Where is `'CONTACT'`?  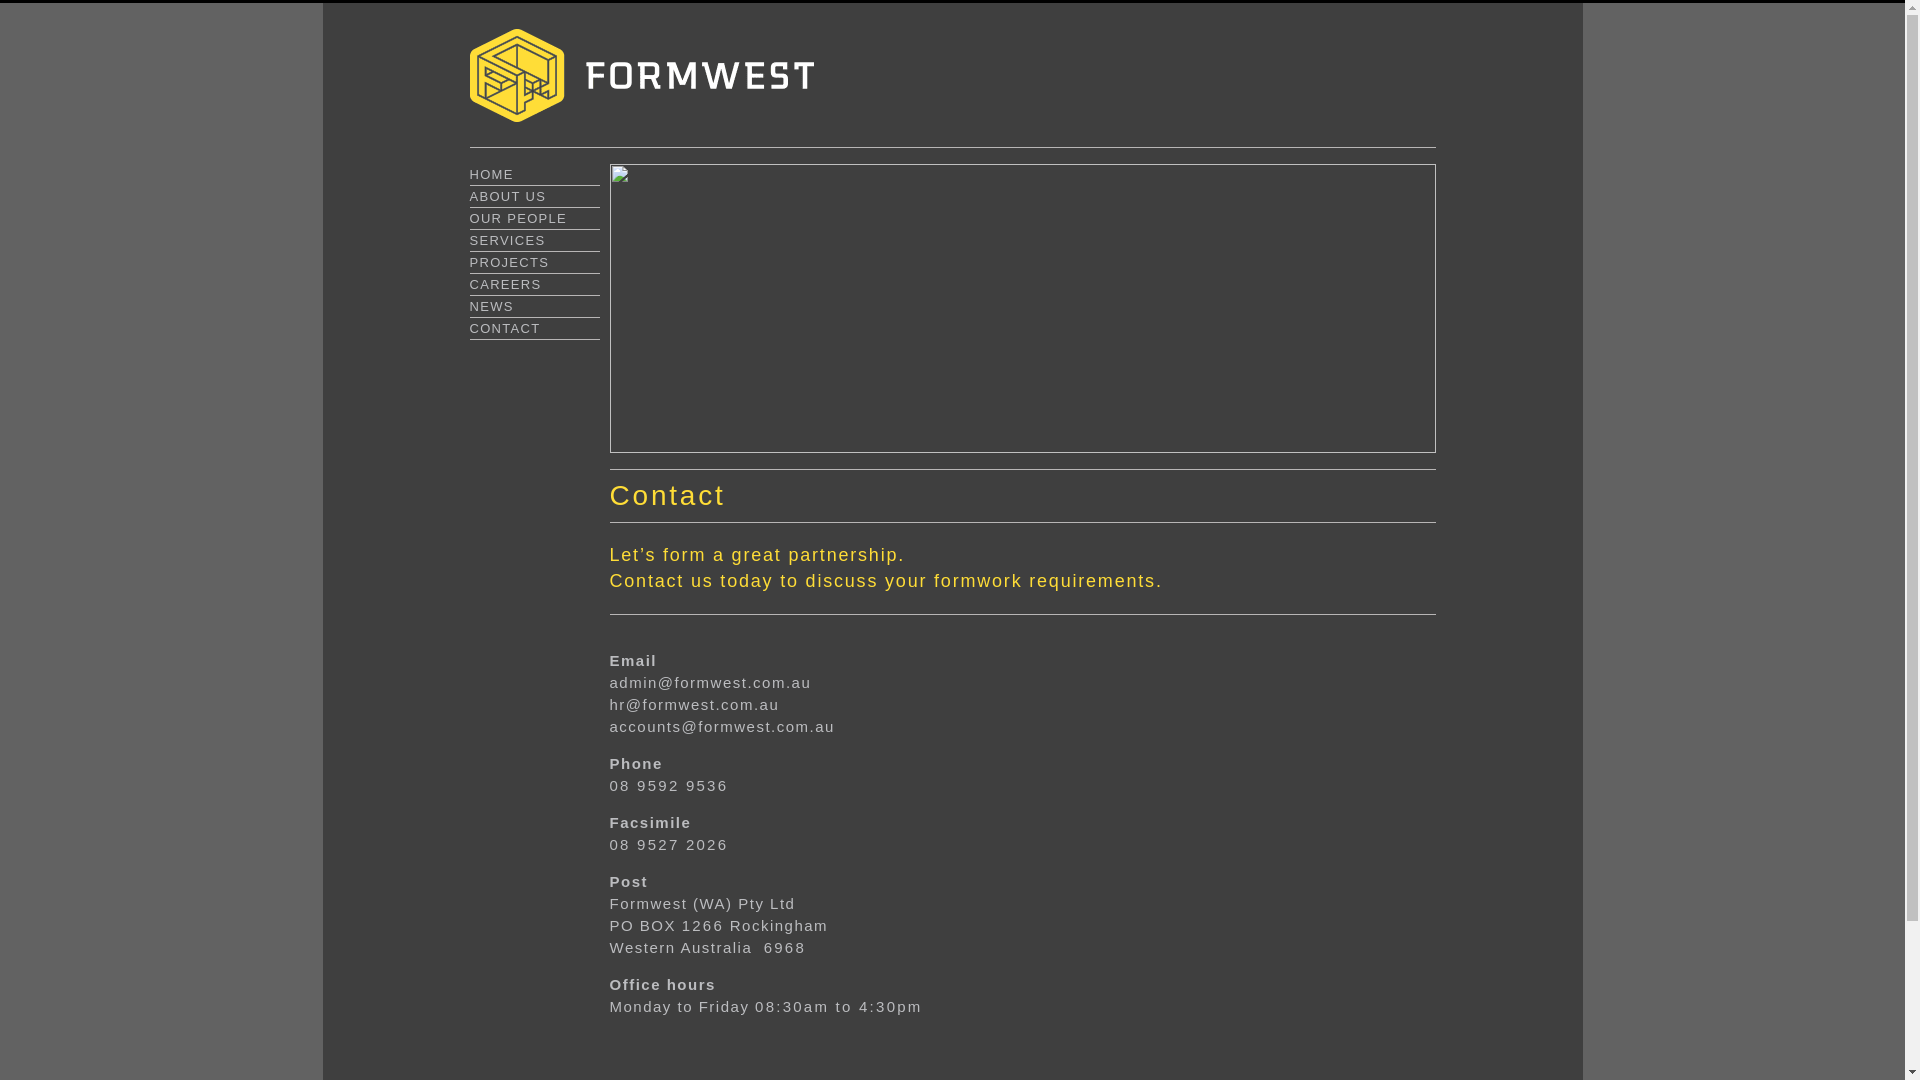 'CONTACT' is located at coordinates (505, 325).